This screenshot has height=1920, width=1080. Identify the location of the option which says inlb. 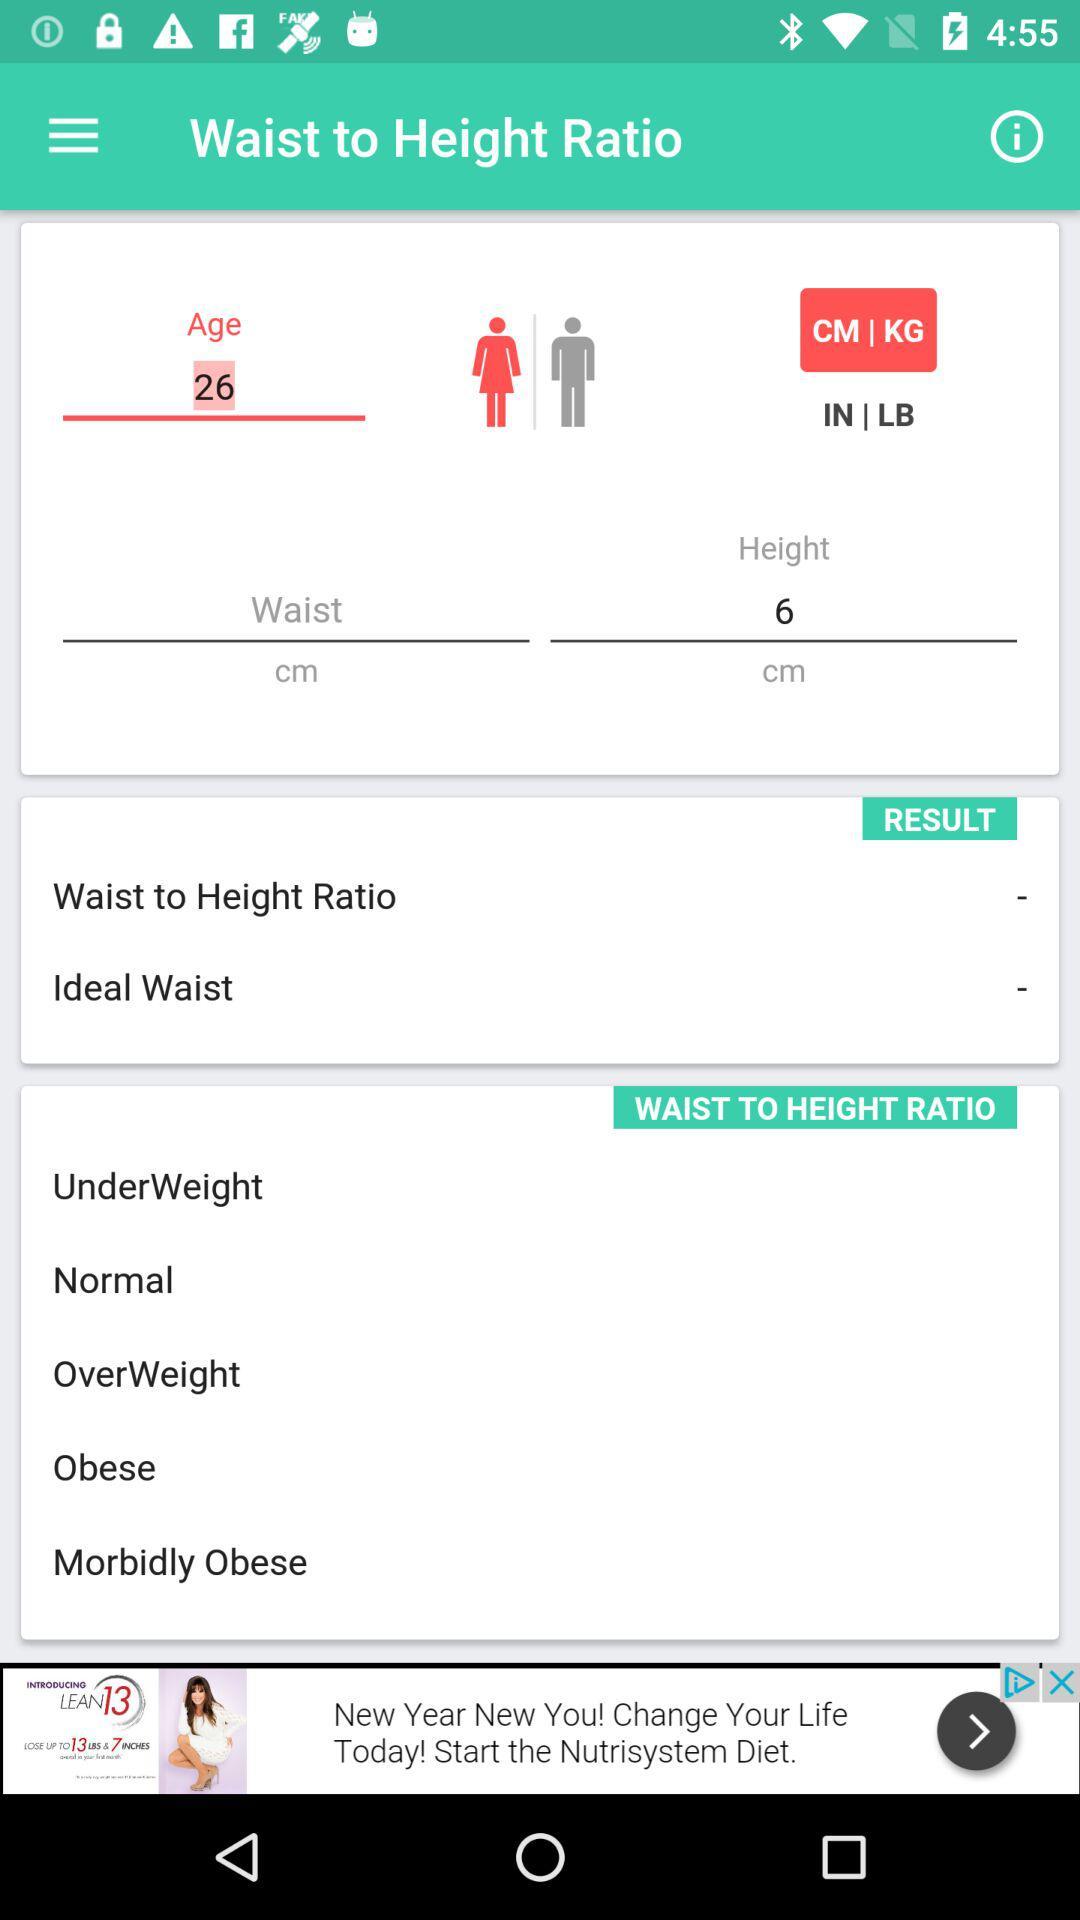
(867, 412).